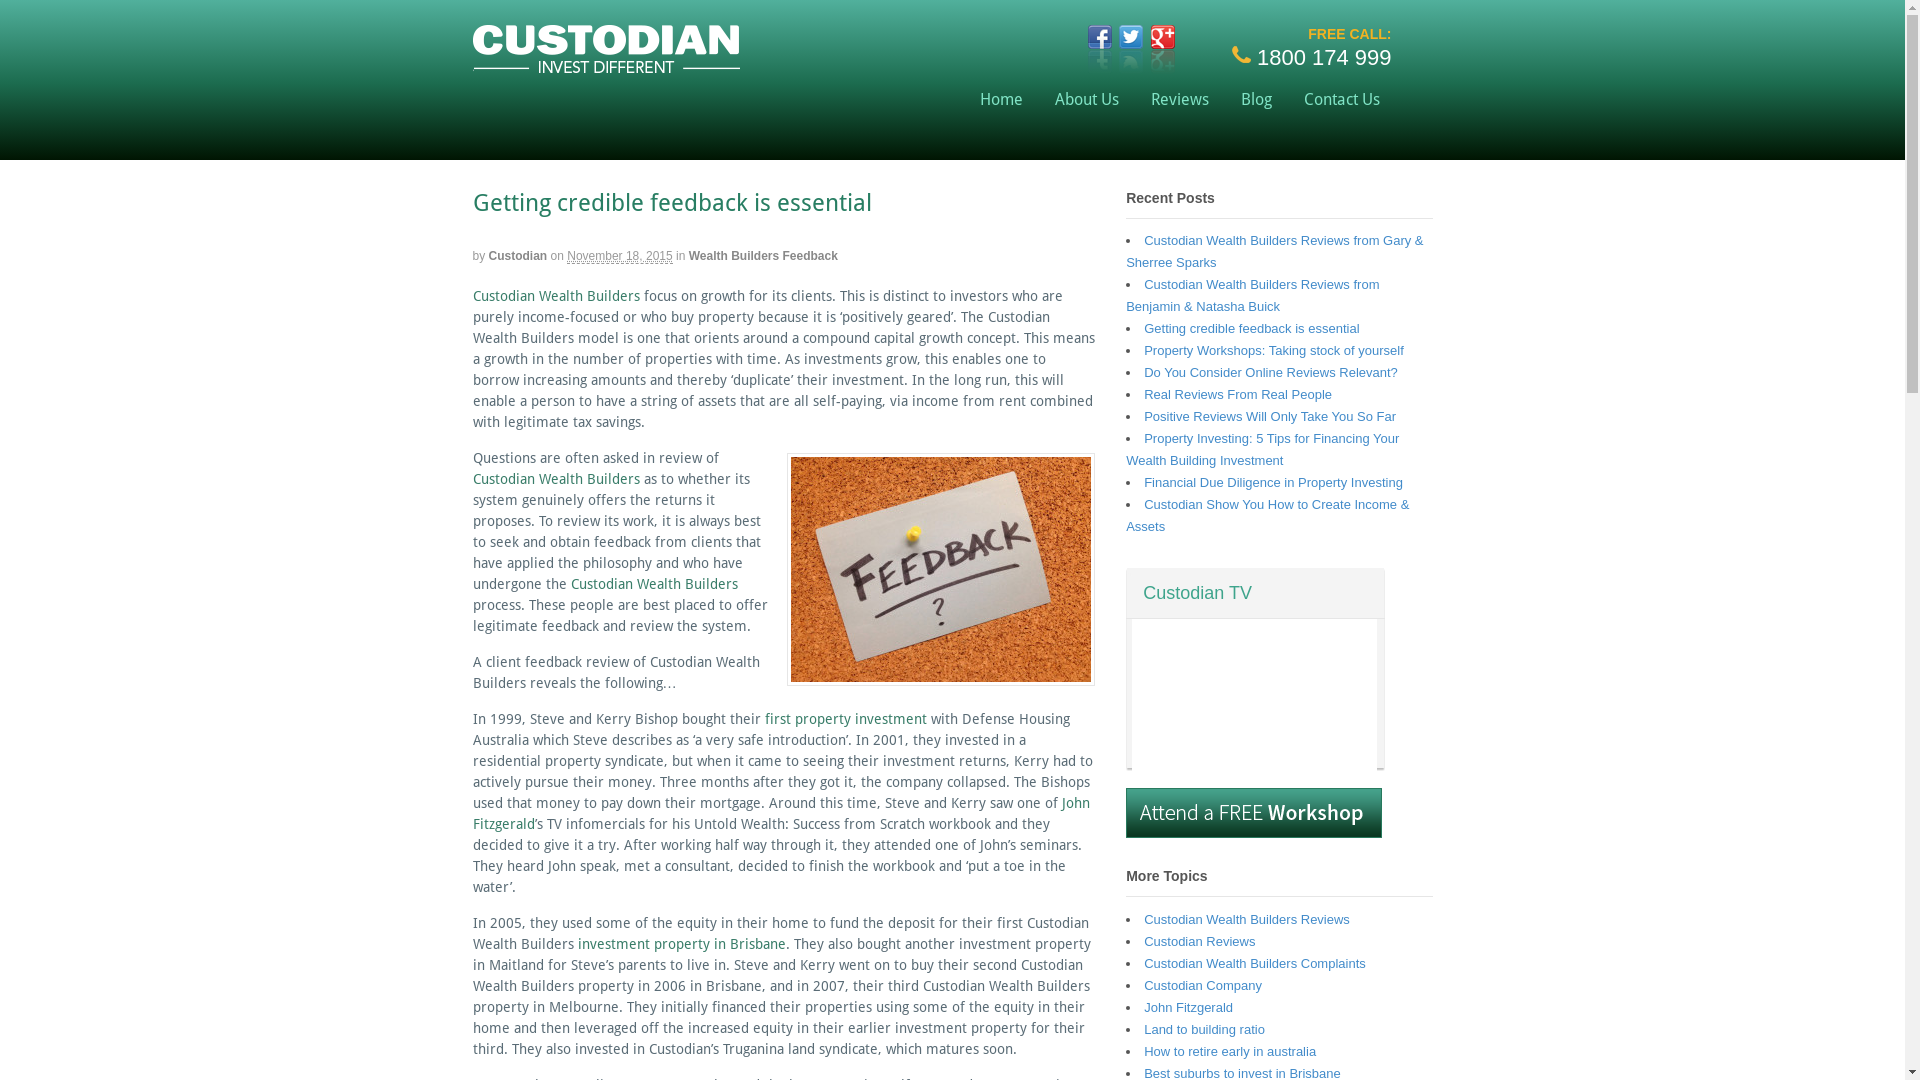 The width and height of the screenshot is (1920, 1080). I want to click on 'Custodian Reviews', so click(1199, 941).